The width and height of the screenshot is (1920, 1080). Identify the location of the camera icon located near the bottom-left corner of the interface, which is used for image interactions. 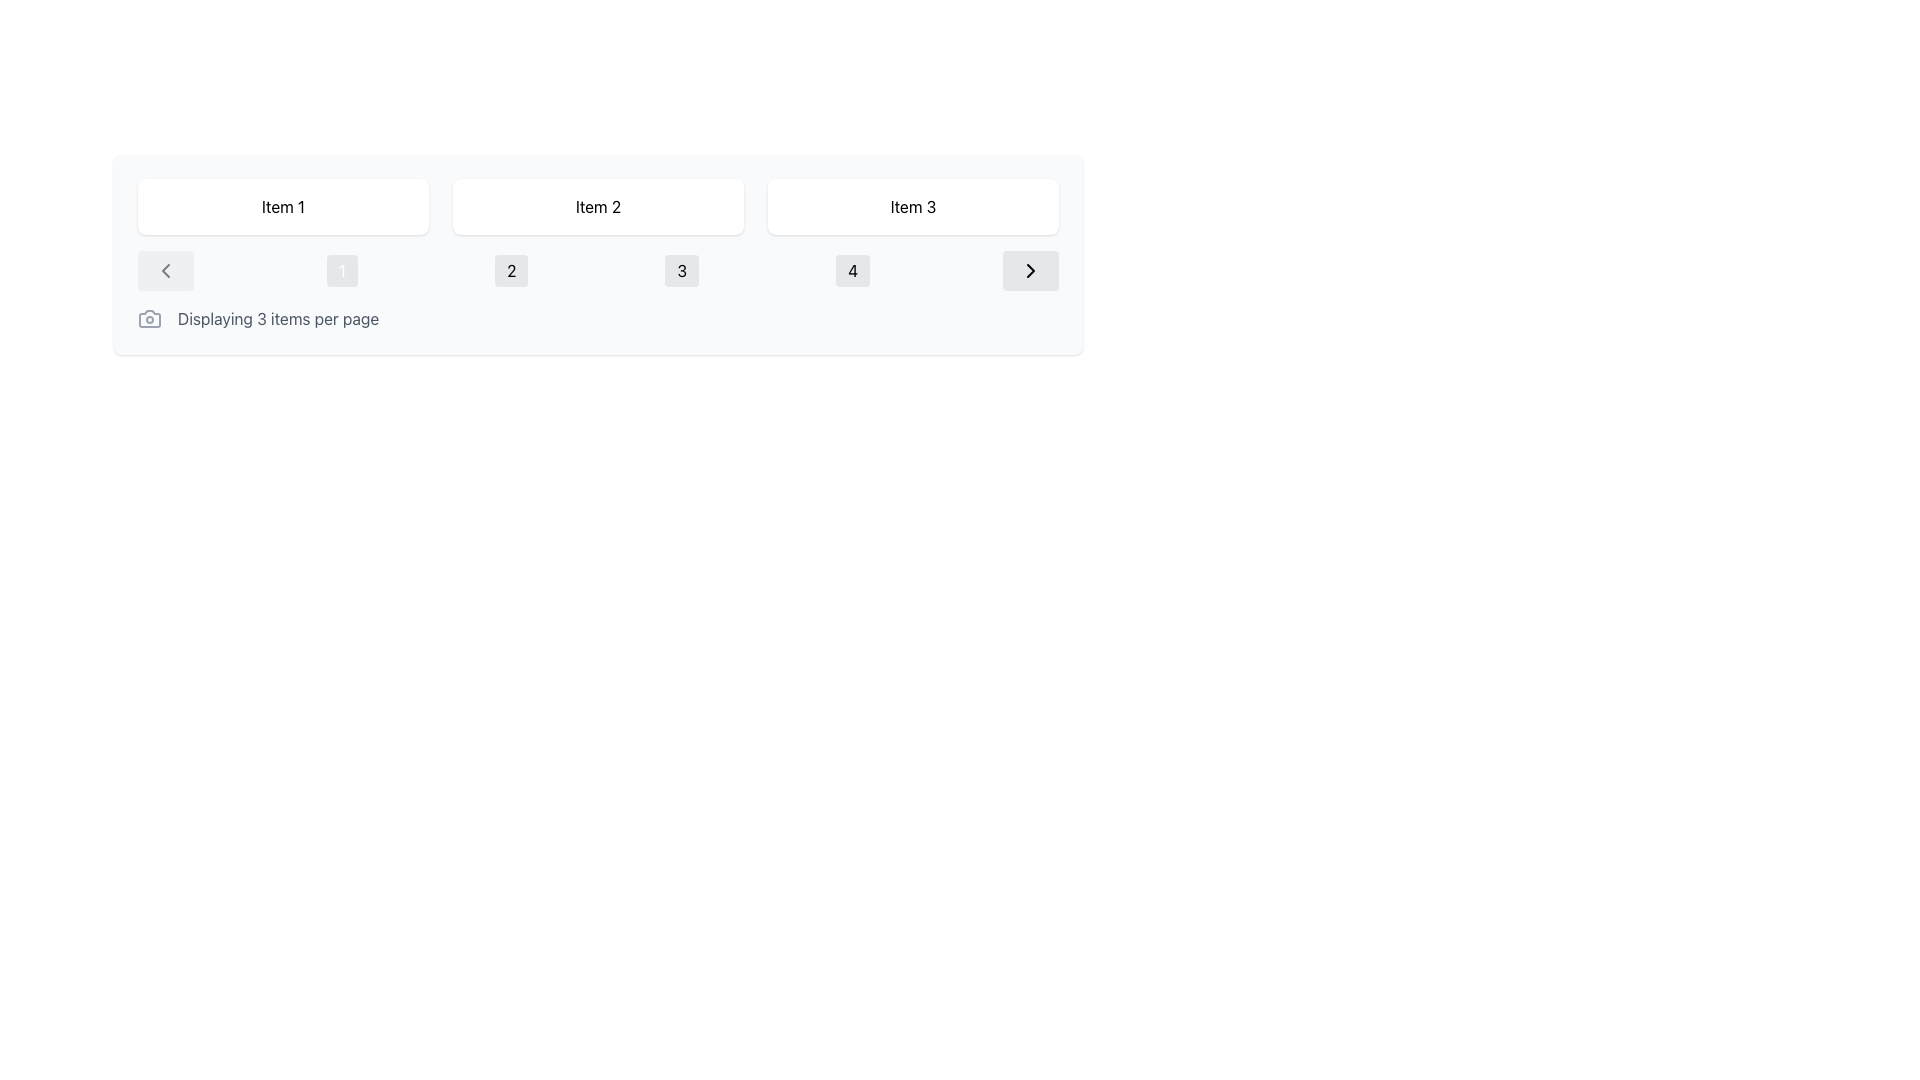
(148, 318).